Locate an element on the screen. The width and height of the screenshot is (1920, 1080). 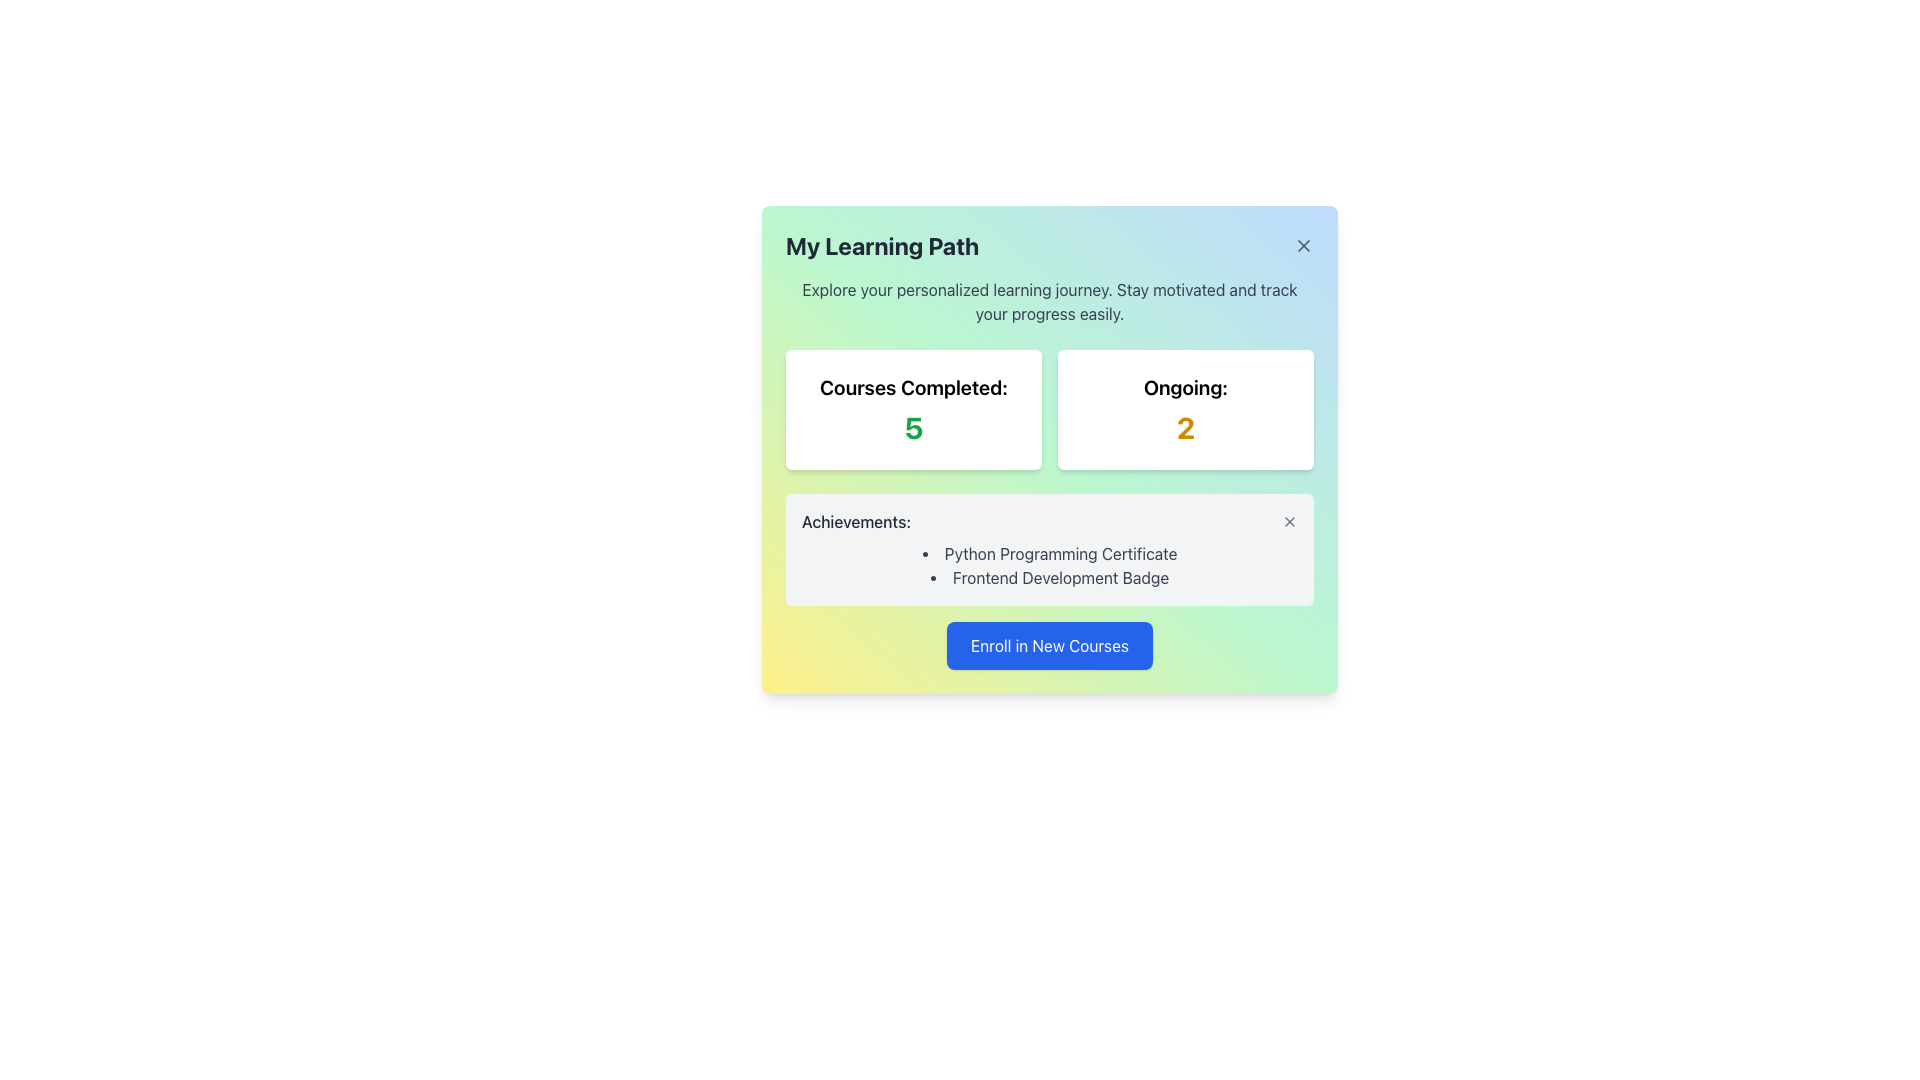
the text label displaying the name of a certification achievement located in the 'Achievements' section, positioned directly above the 'Frontend Development Badge' is located at coordinates (1049, 554).